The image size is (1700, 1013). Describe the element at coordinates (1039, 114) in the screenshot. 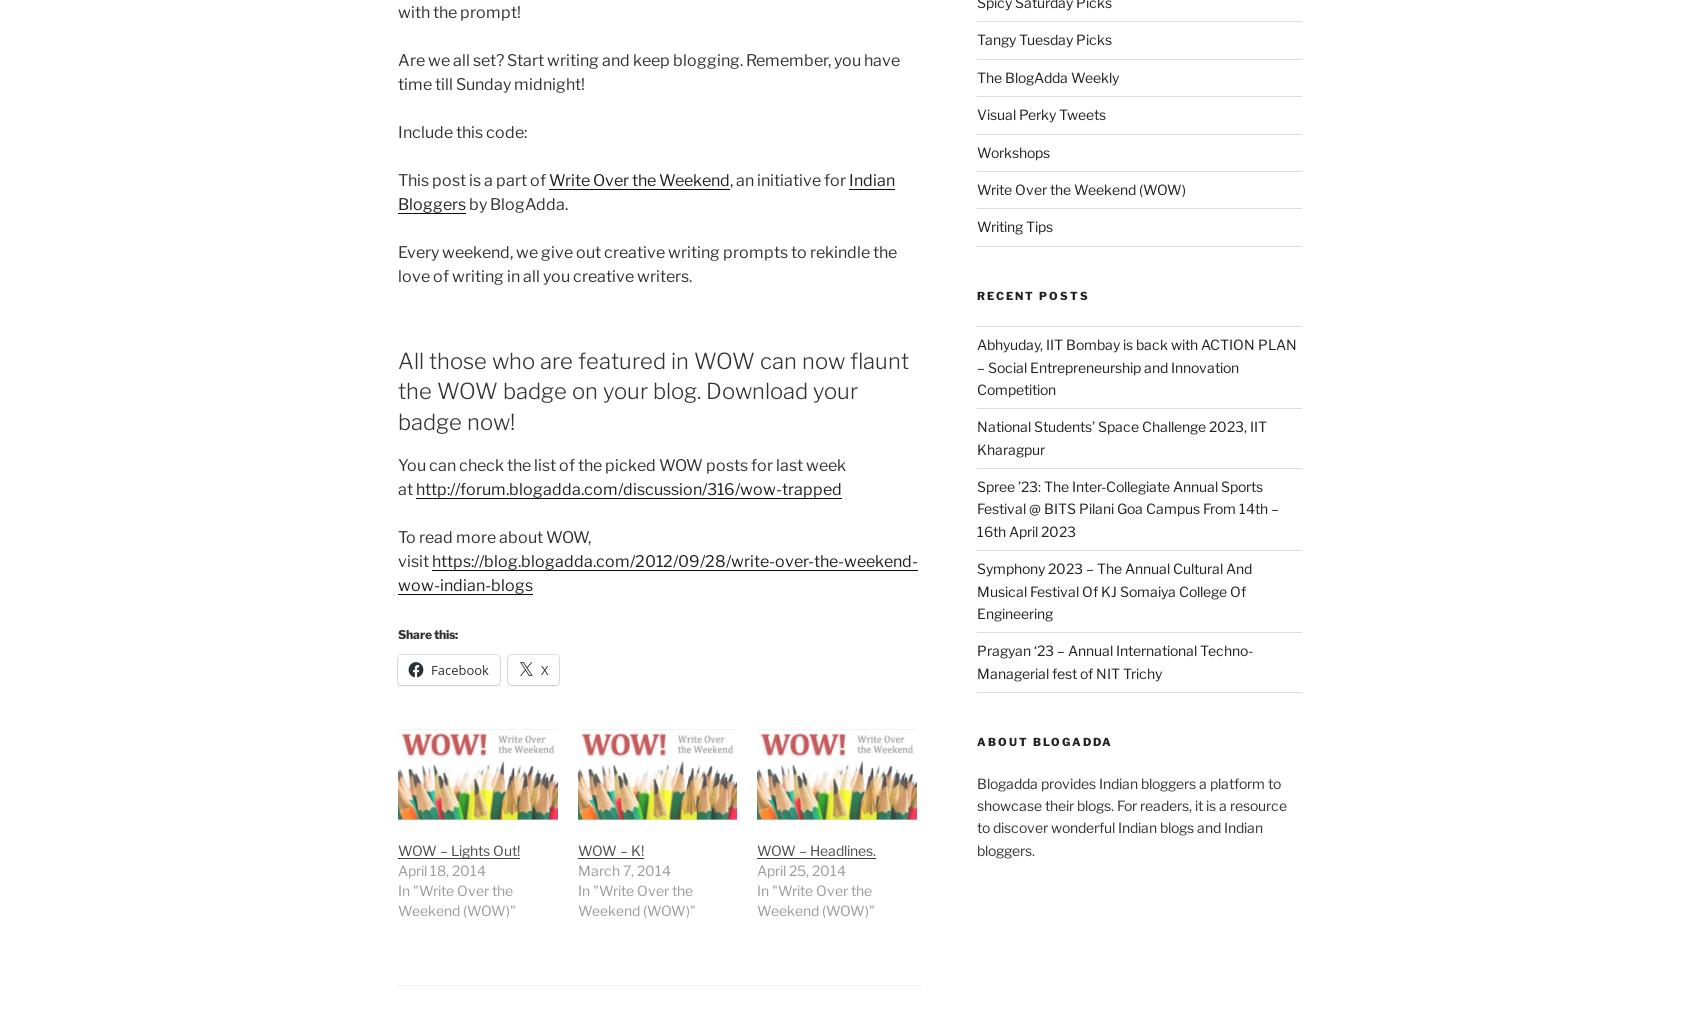

I see `'Visual Perky Tweets'` at that location.